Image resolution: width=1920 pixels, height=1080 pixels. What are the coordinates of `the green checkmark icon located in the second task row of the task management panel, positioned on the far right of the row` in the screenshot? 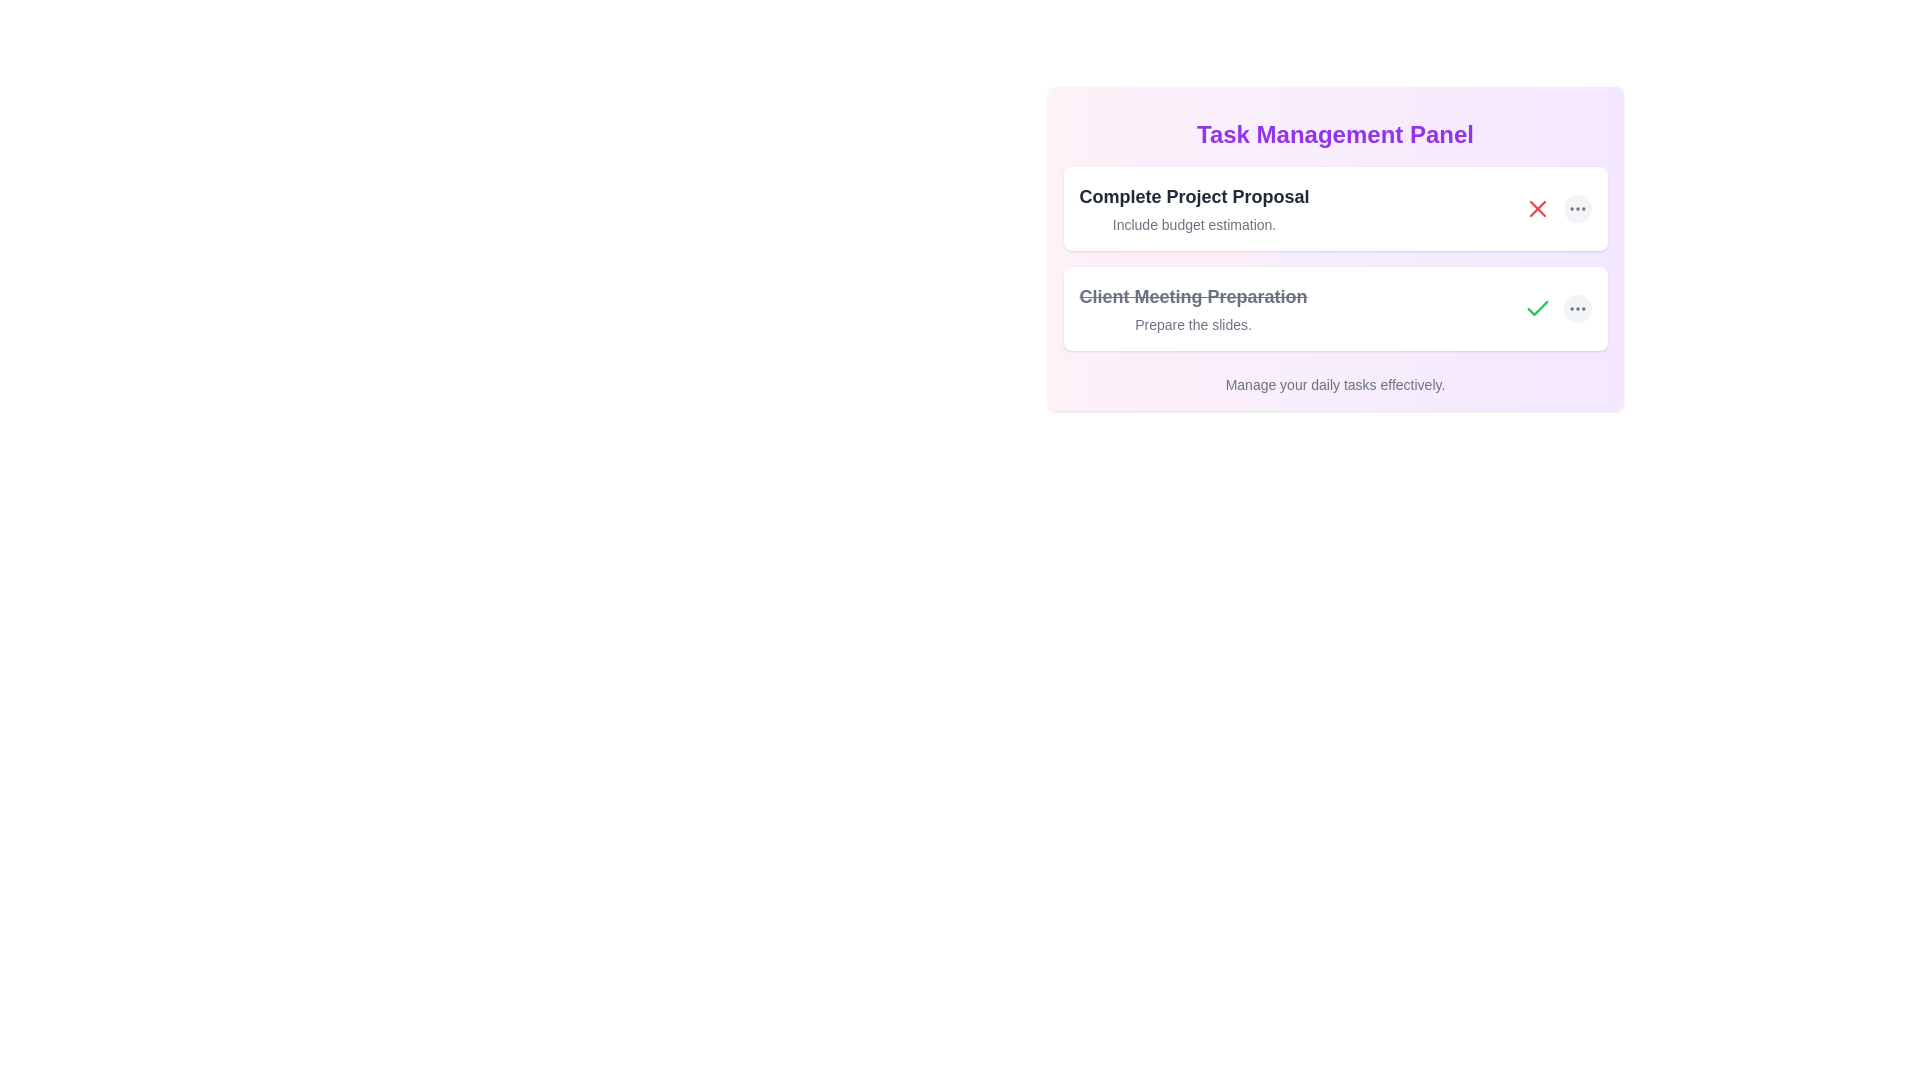 It's located at (1536, 308).